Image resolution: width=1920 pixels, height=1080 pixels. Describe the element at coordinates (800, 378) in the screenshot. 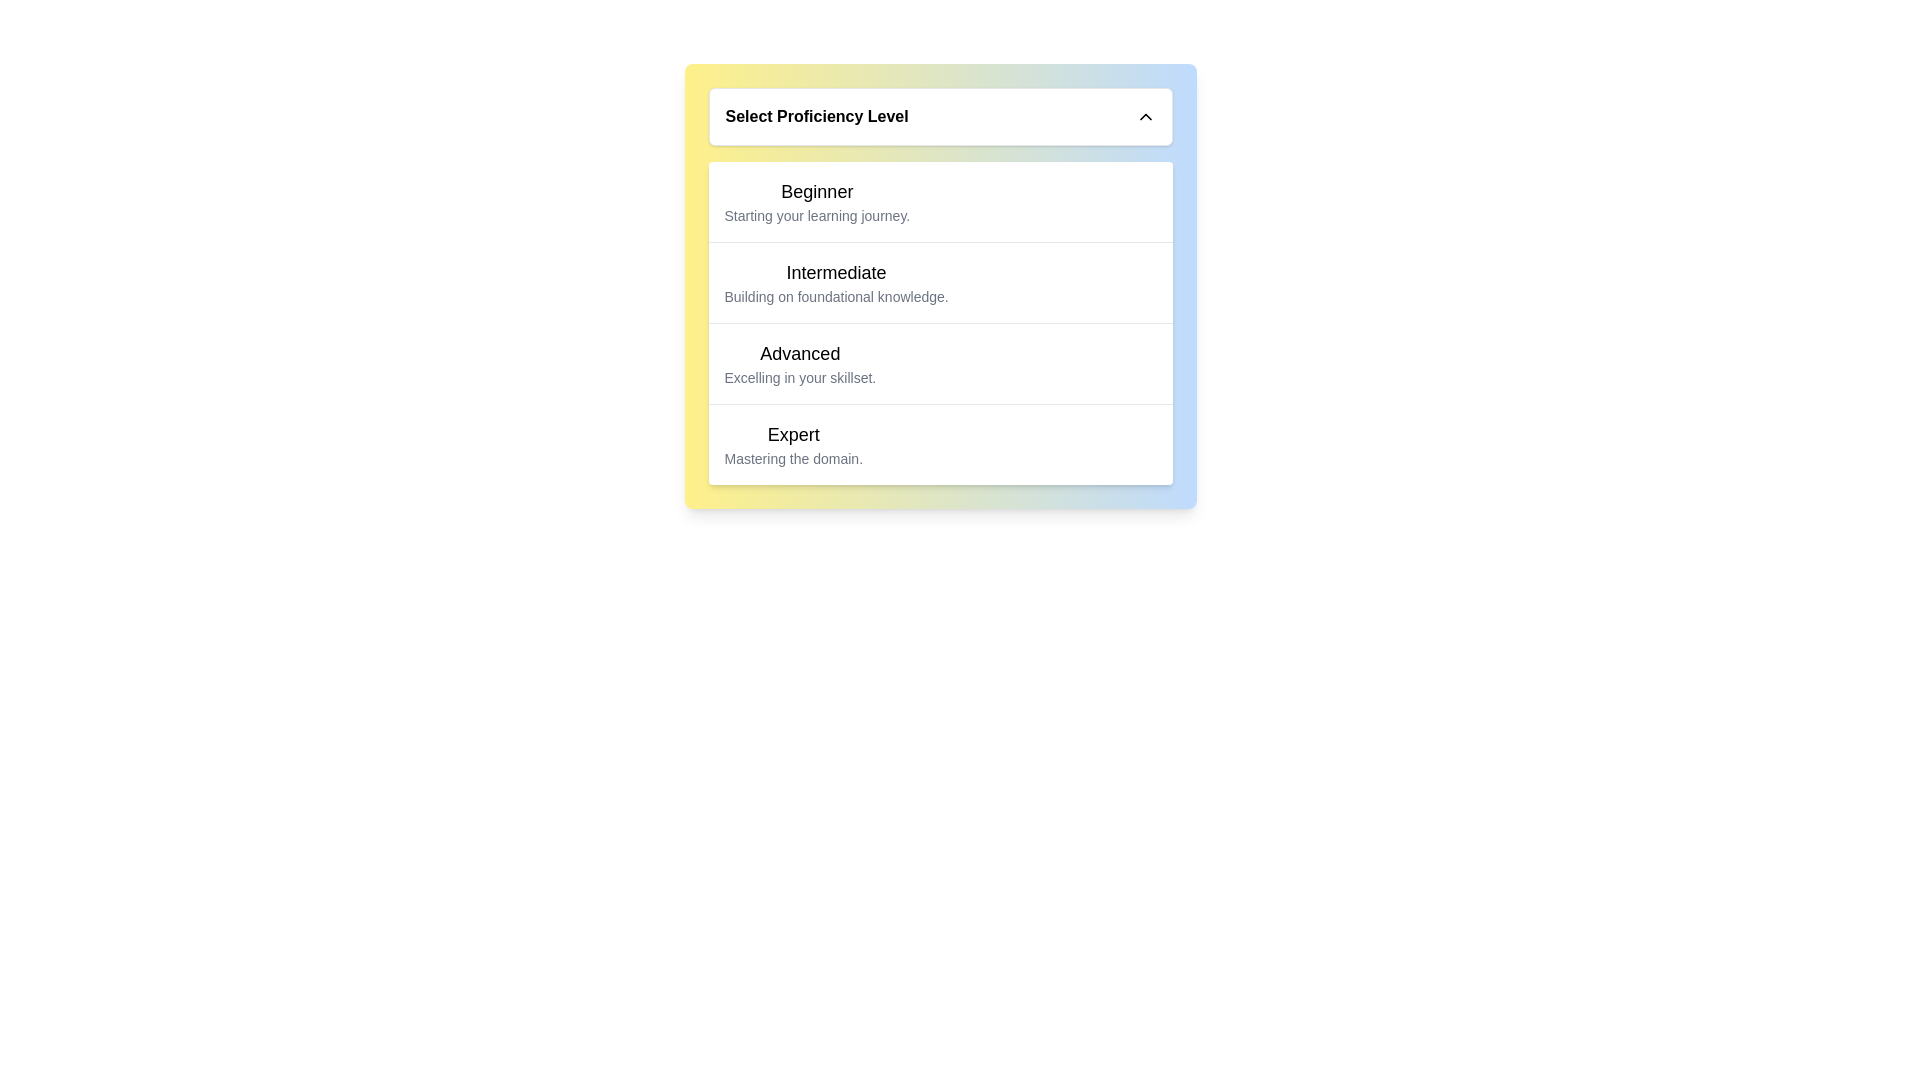

I see `the text label 'Excelling in your skillset.'` at that location.